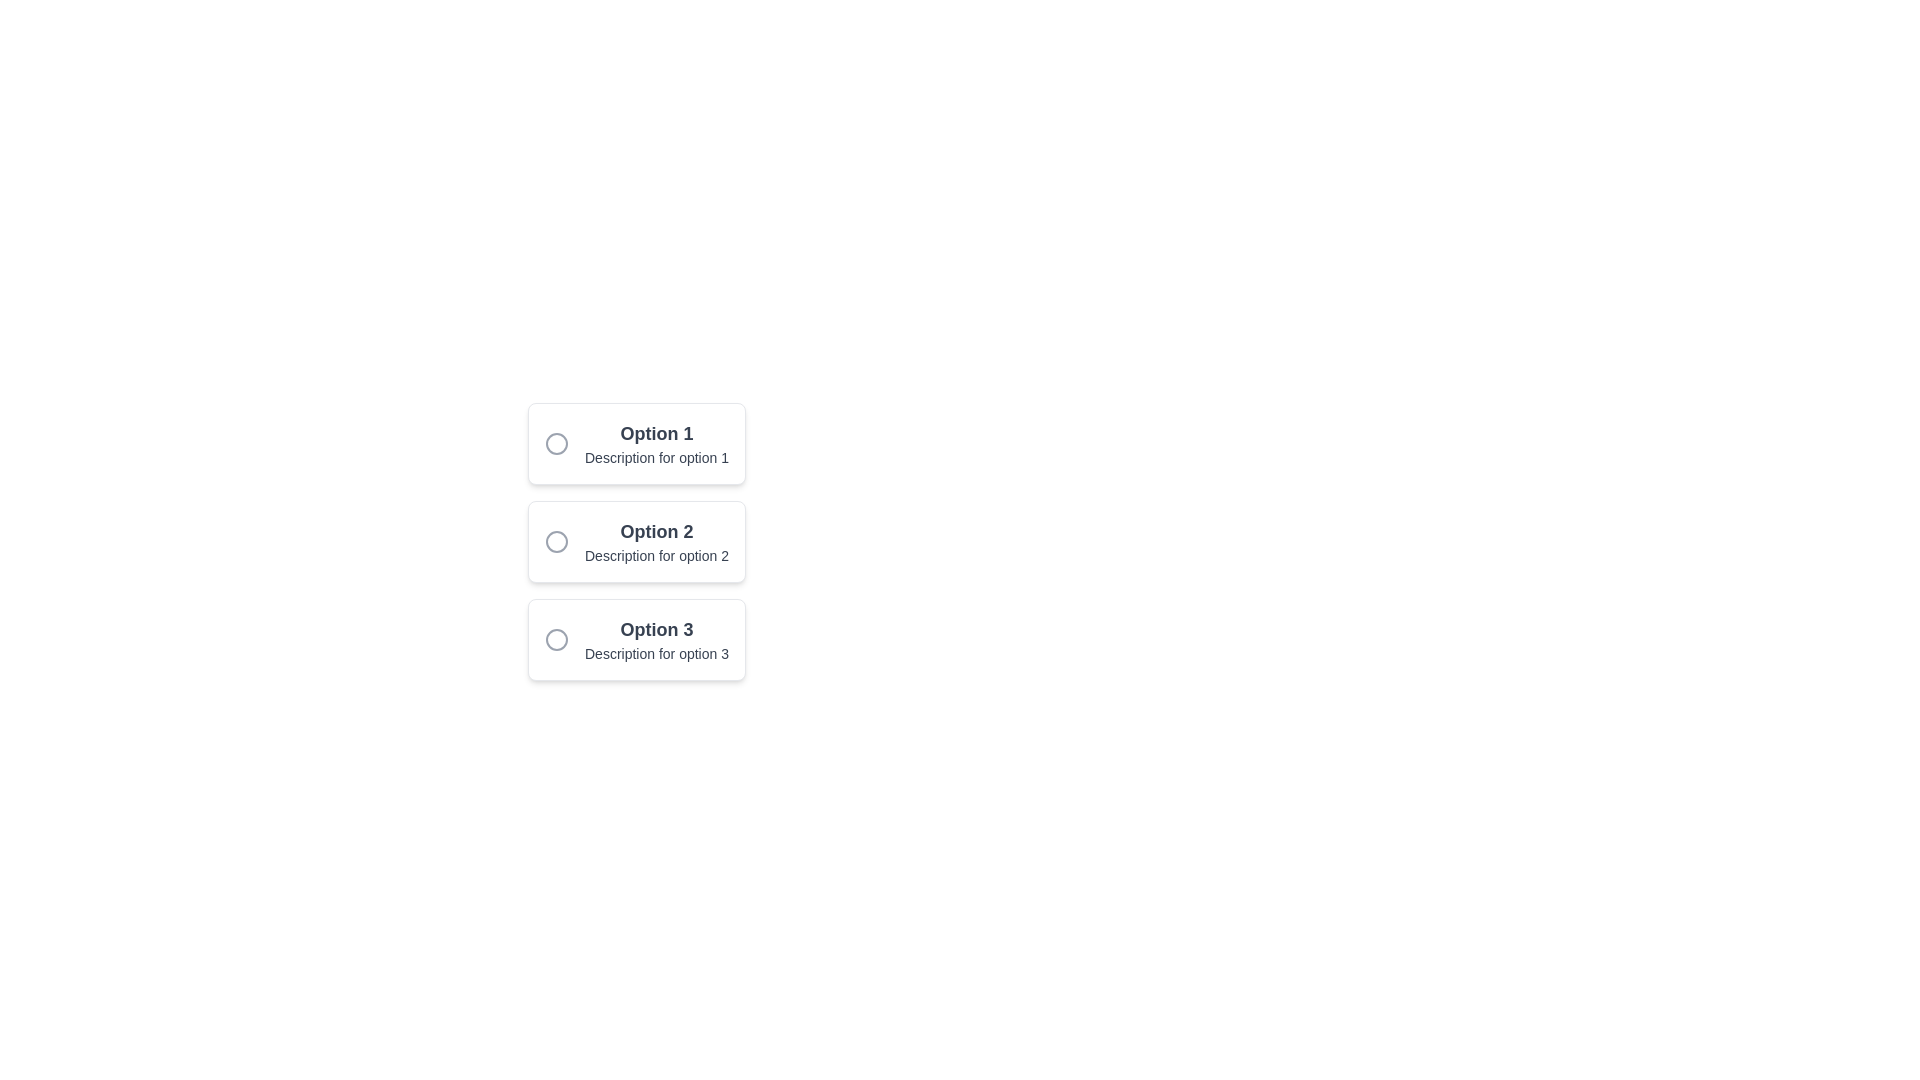  Describe the element at coordinates (556, 542) in the screenshot. I see `the center of the circular selection marker icon, which is part of the selection component labeled 'Option 2'` at that location.